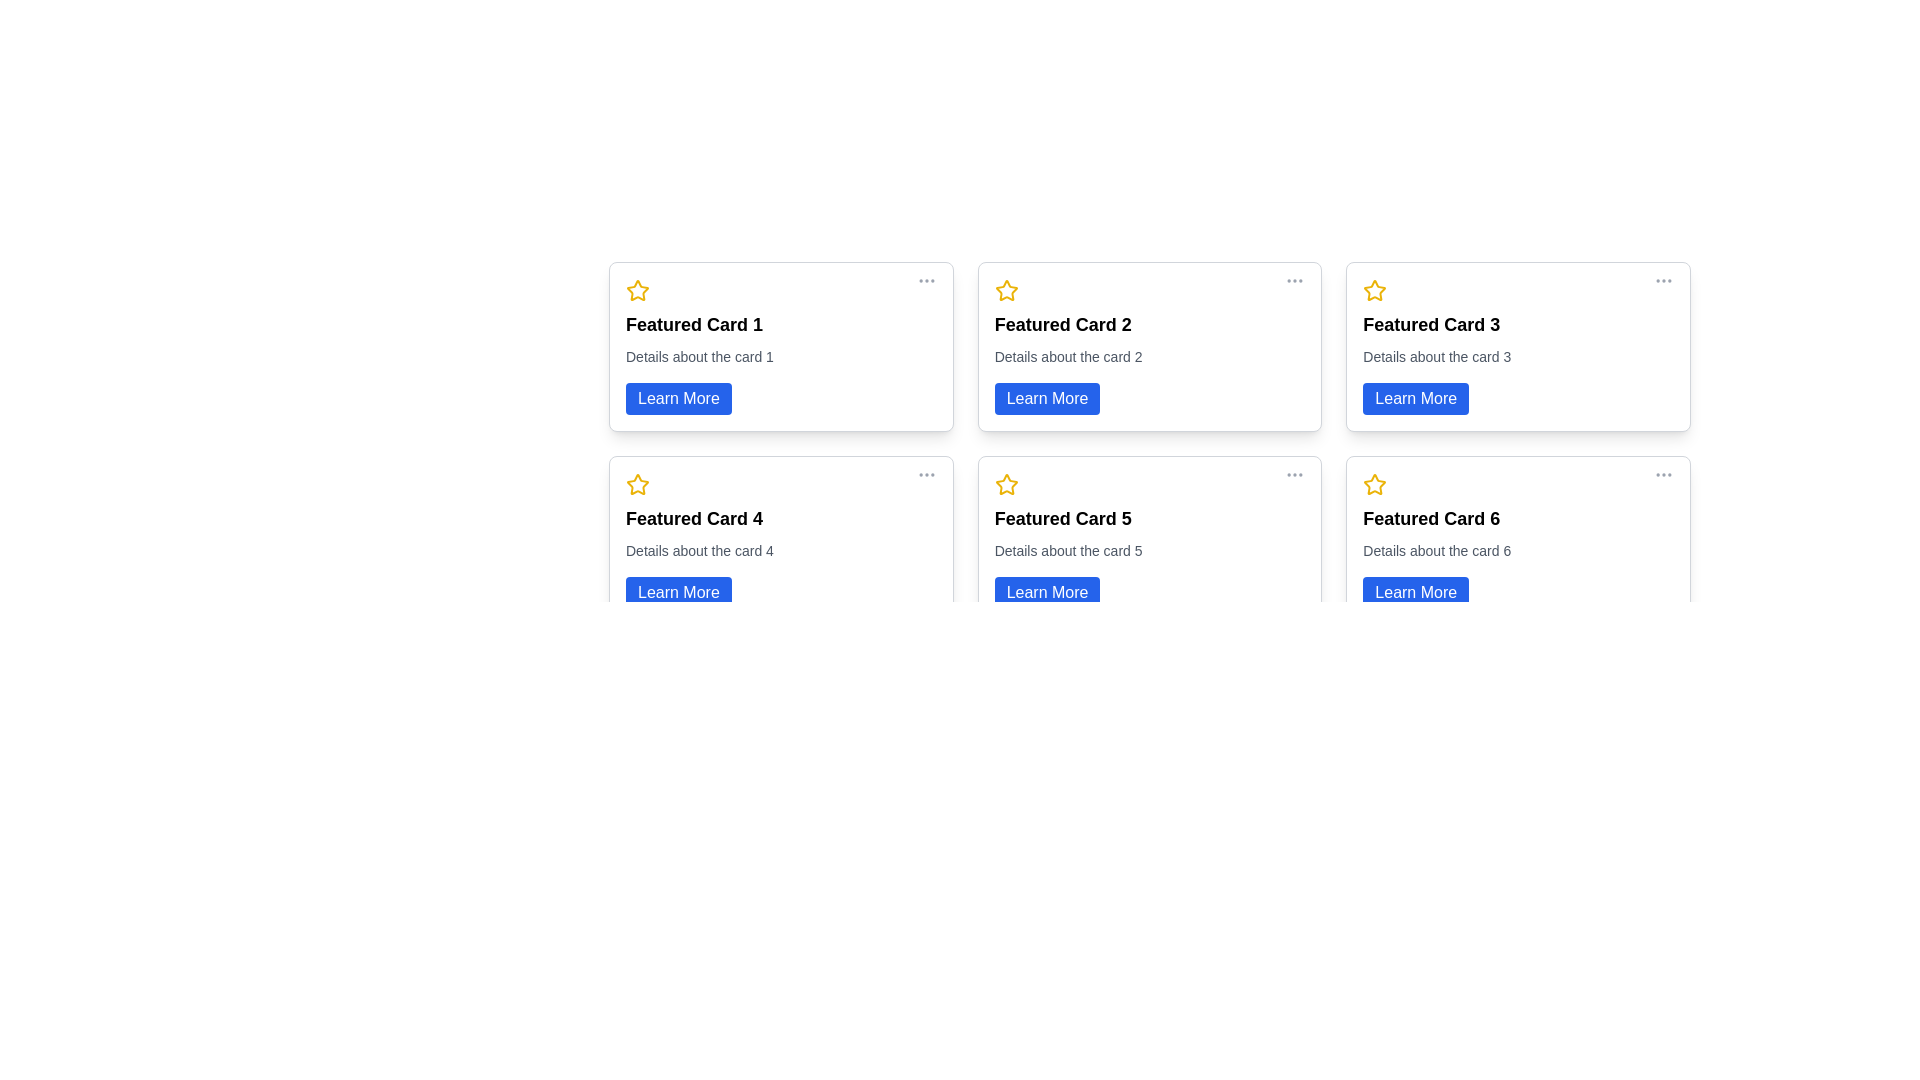 The height and width of the screenshot is (1080, 1920). What do you see at coordinates (1436, 356) in the screenshot?
I see `information displayed in the text block that shows the phrase 'Details about the card 3', which is located beneath the title of 'Featured Card 3'` at bounding box center [1436, 356].